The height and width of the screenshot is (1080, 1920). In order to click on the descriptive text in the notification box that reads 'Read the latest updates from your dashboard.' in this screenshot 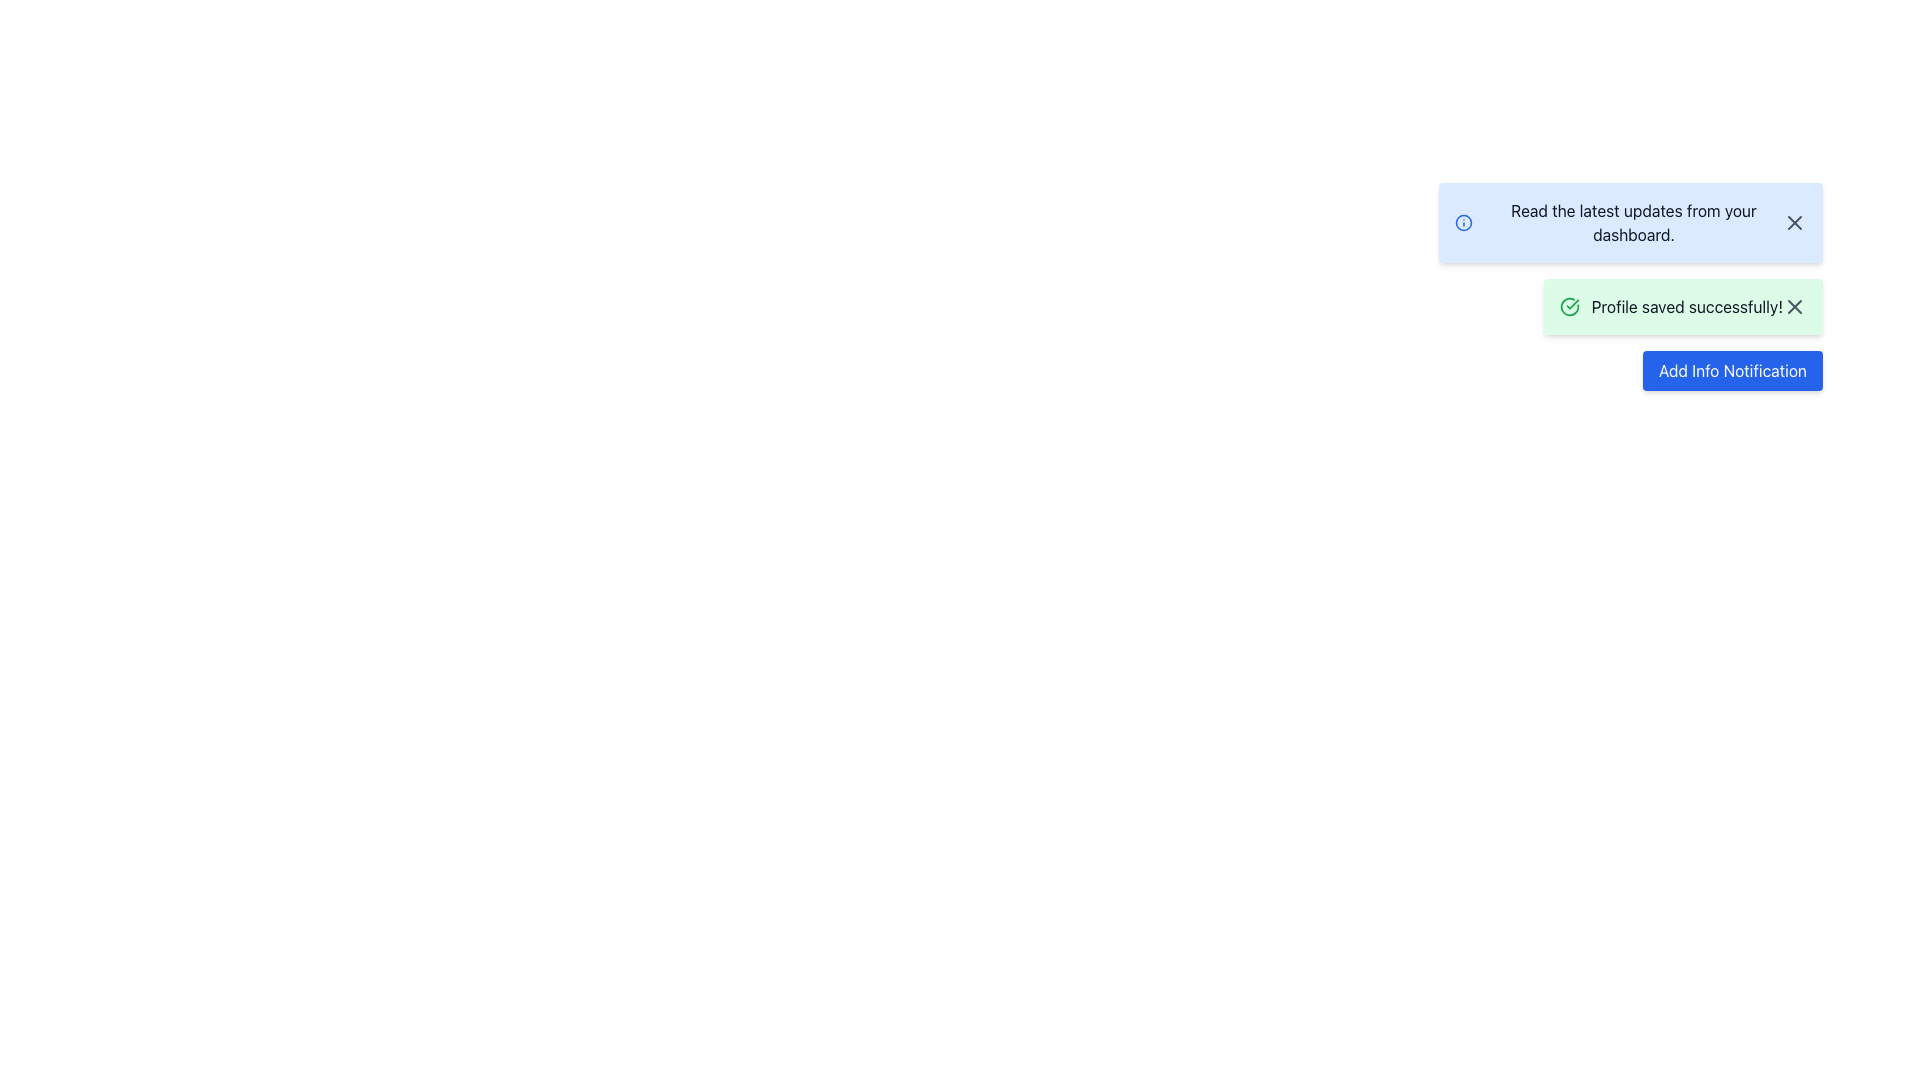, I will do `click(1631, 223)`.